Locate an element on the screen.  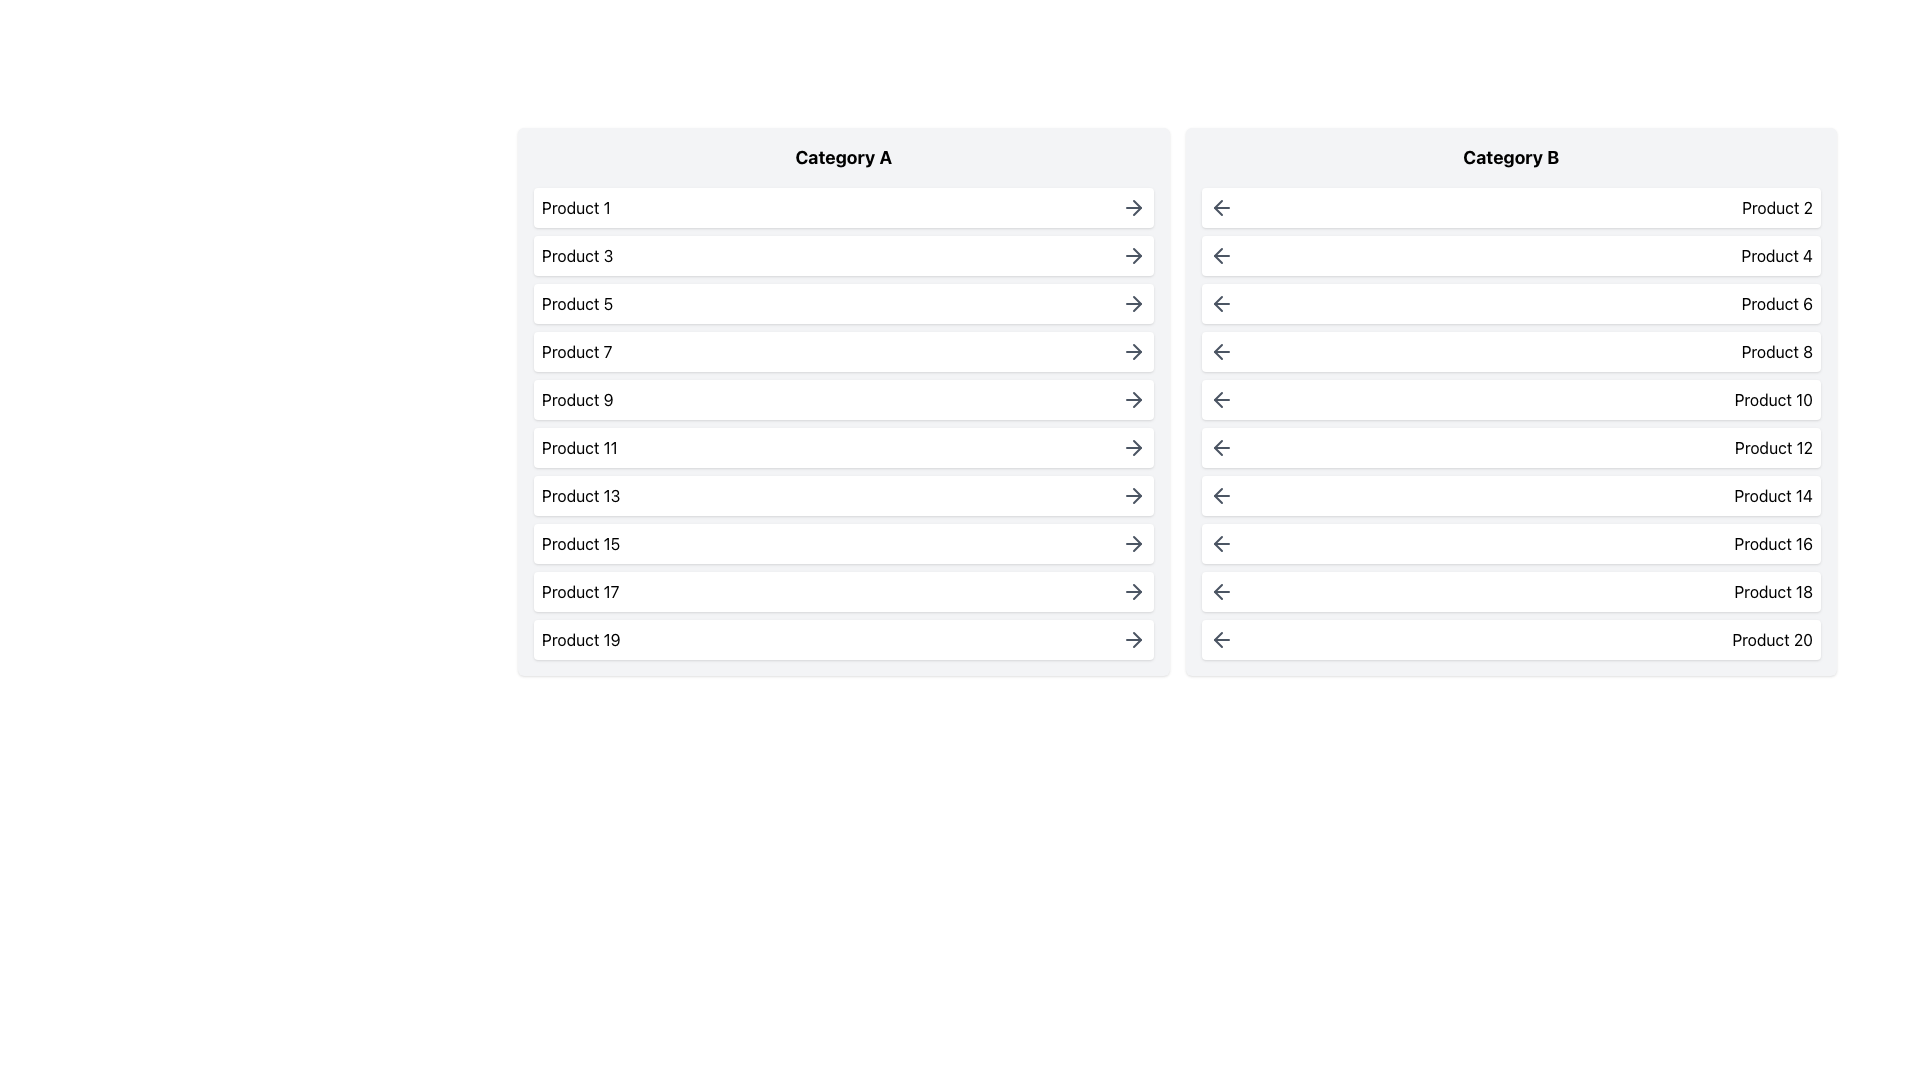
text of the heading for the 'Category B' section, which is located at the top center of the panel and serves to identify the products listed under this category is located at coordinates (1511, 157).